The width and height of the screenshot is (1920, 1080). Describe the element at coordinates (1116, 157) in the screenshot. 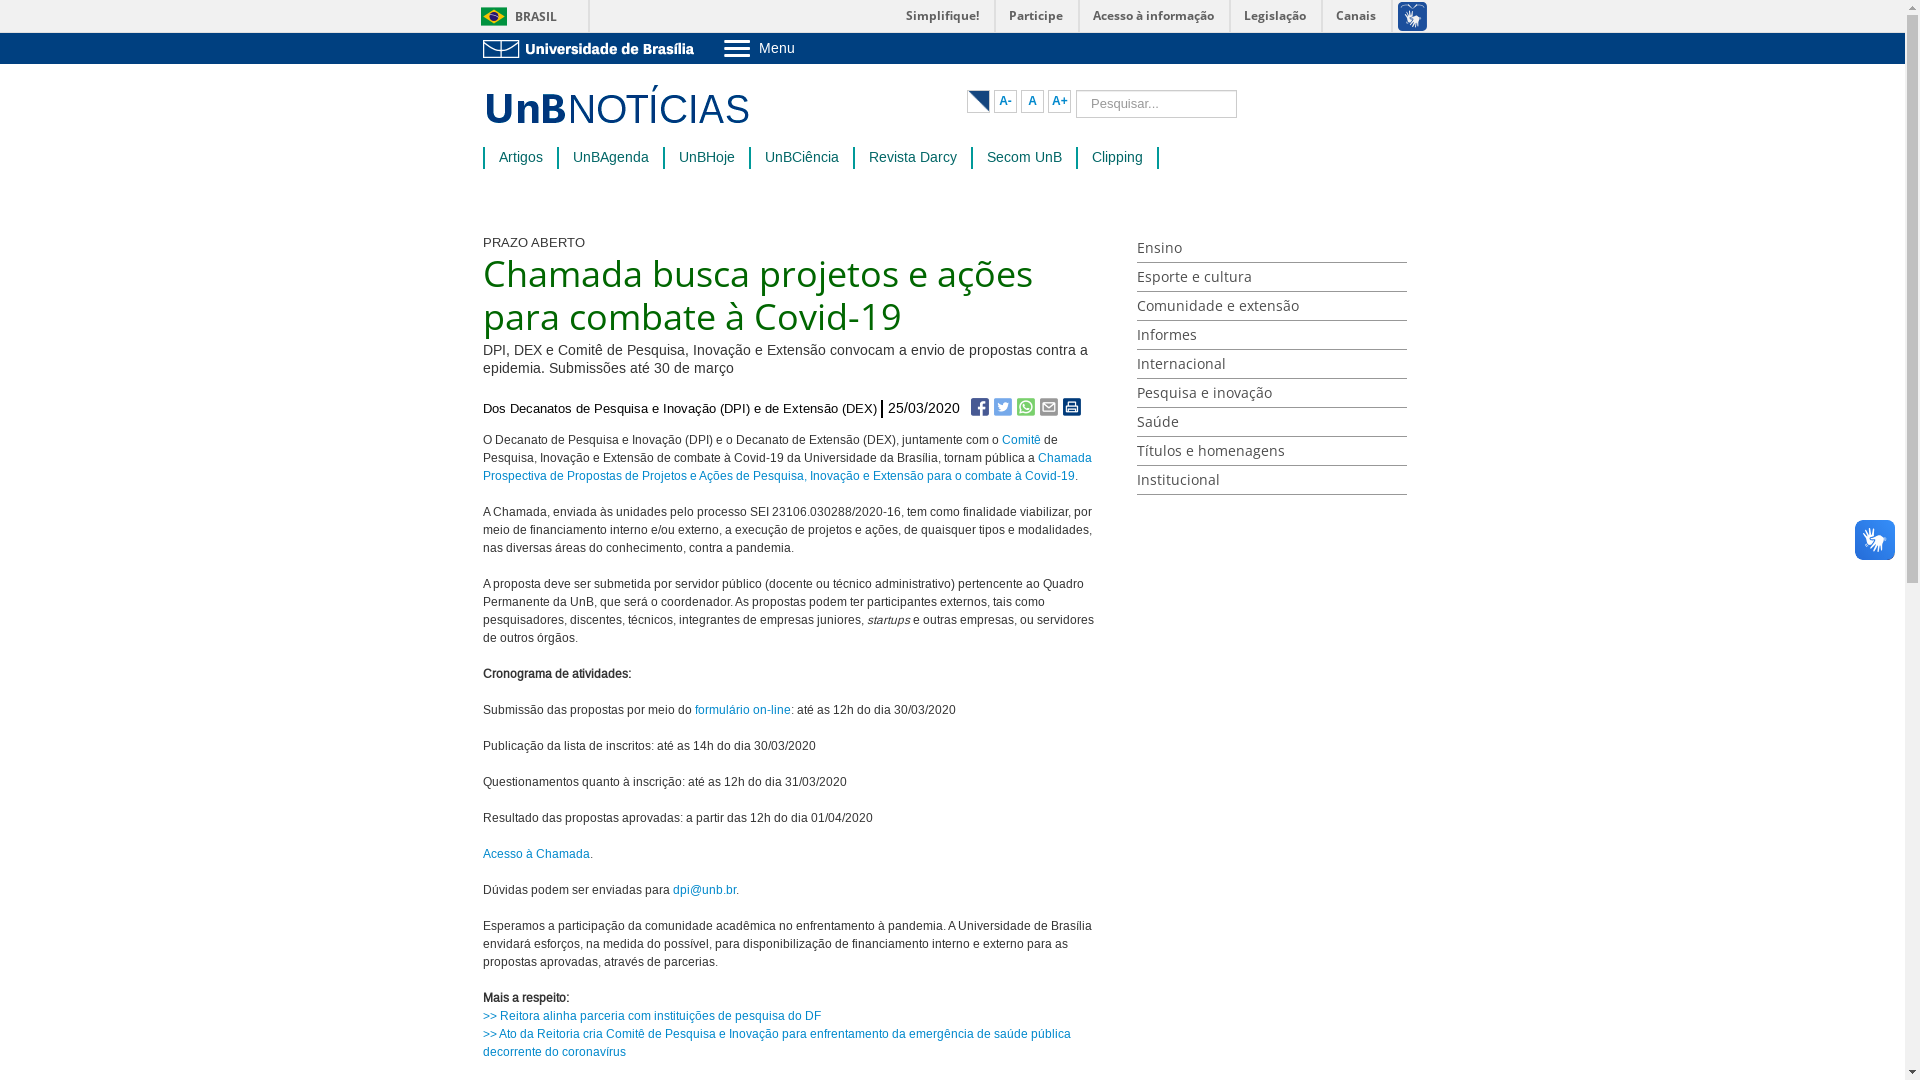

I see `'Clipping'` at that location.